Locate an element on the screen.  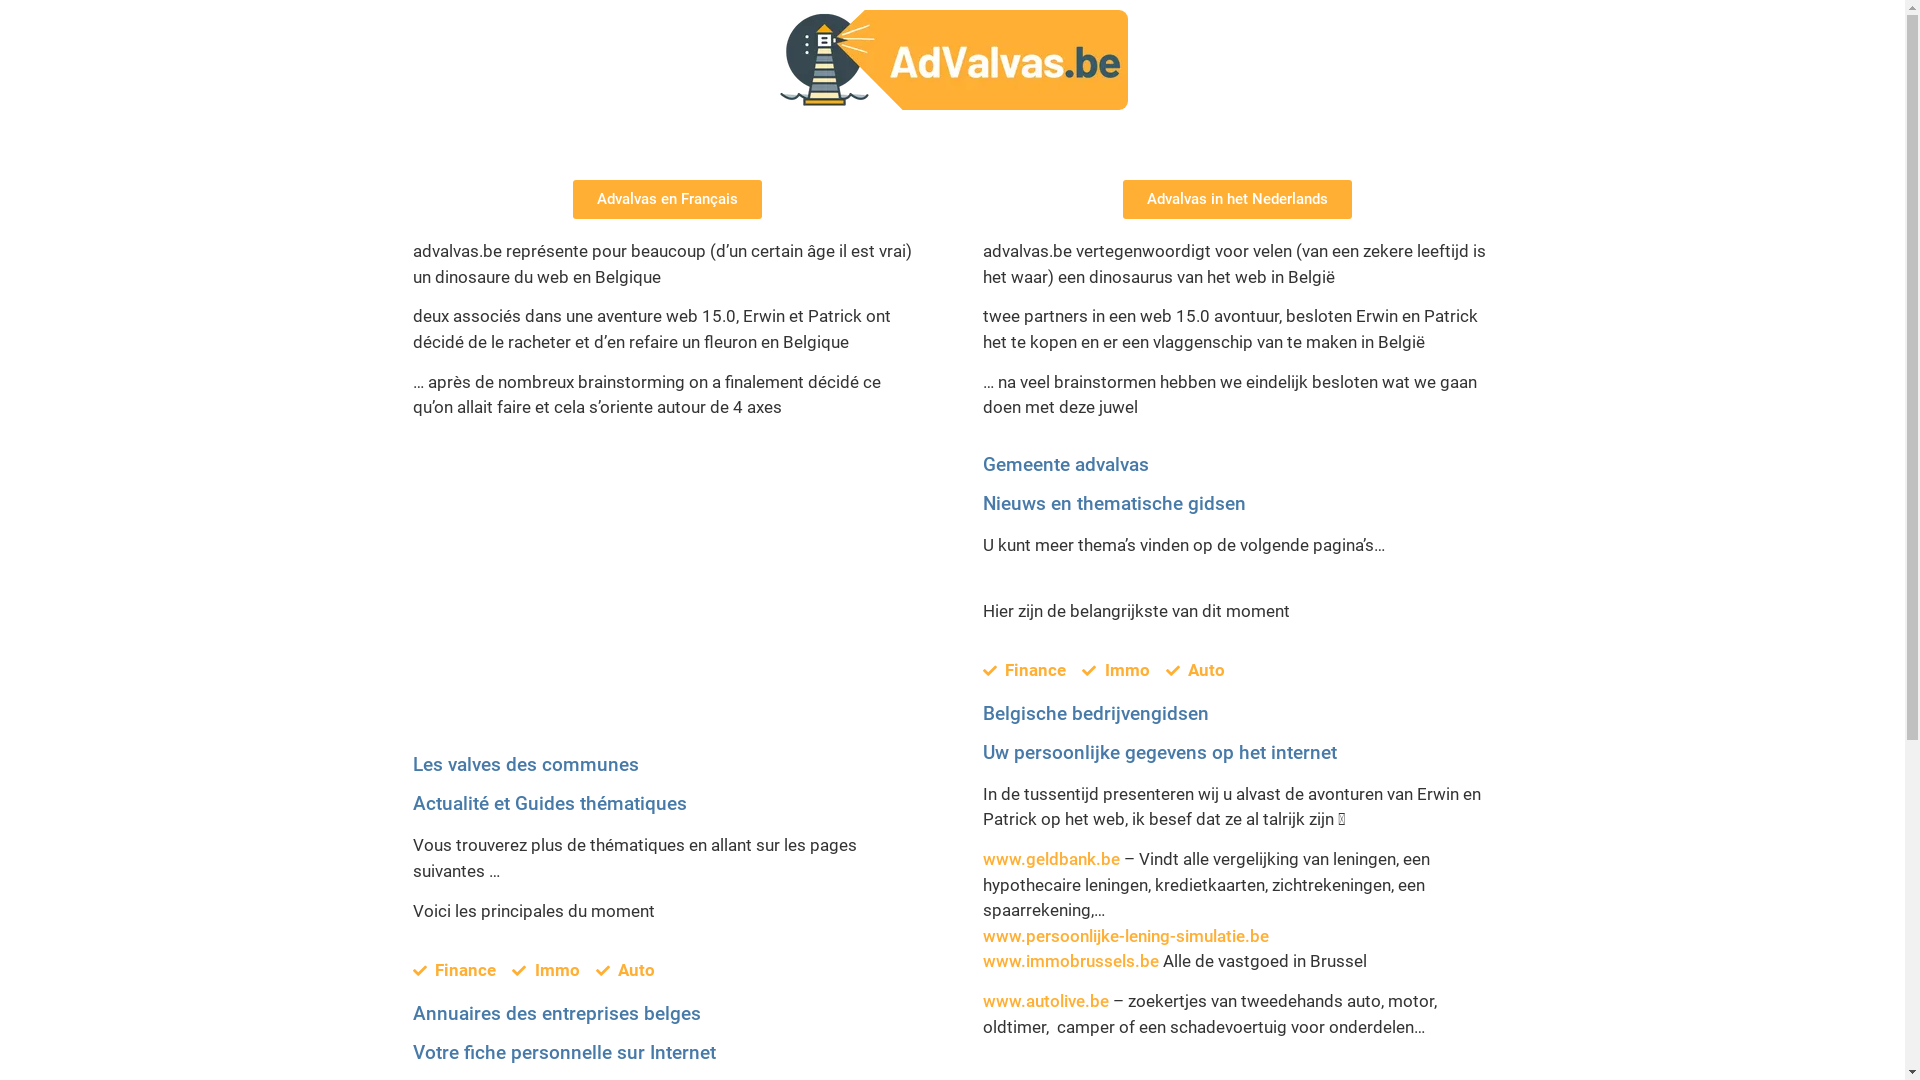
'Auto' is located at coordinates (624, 970).